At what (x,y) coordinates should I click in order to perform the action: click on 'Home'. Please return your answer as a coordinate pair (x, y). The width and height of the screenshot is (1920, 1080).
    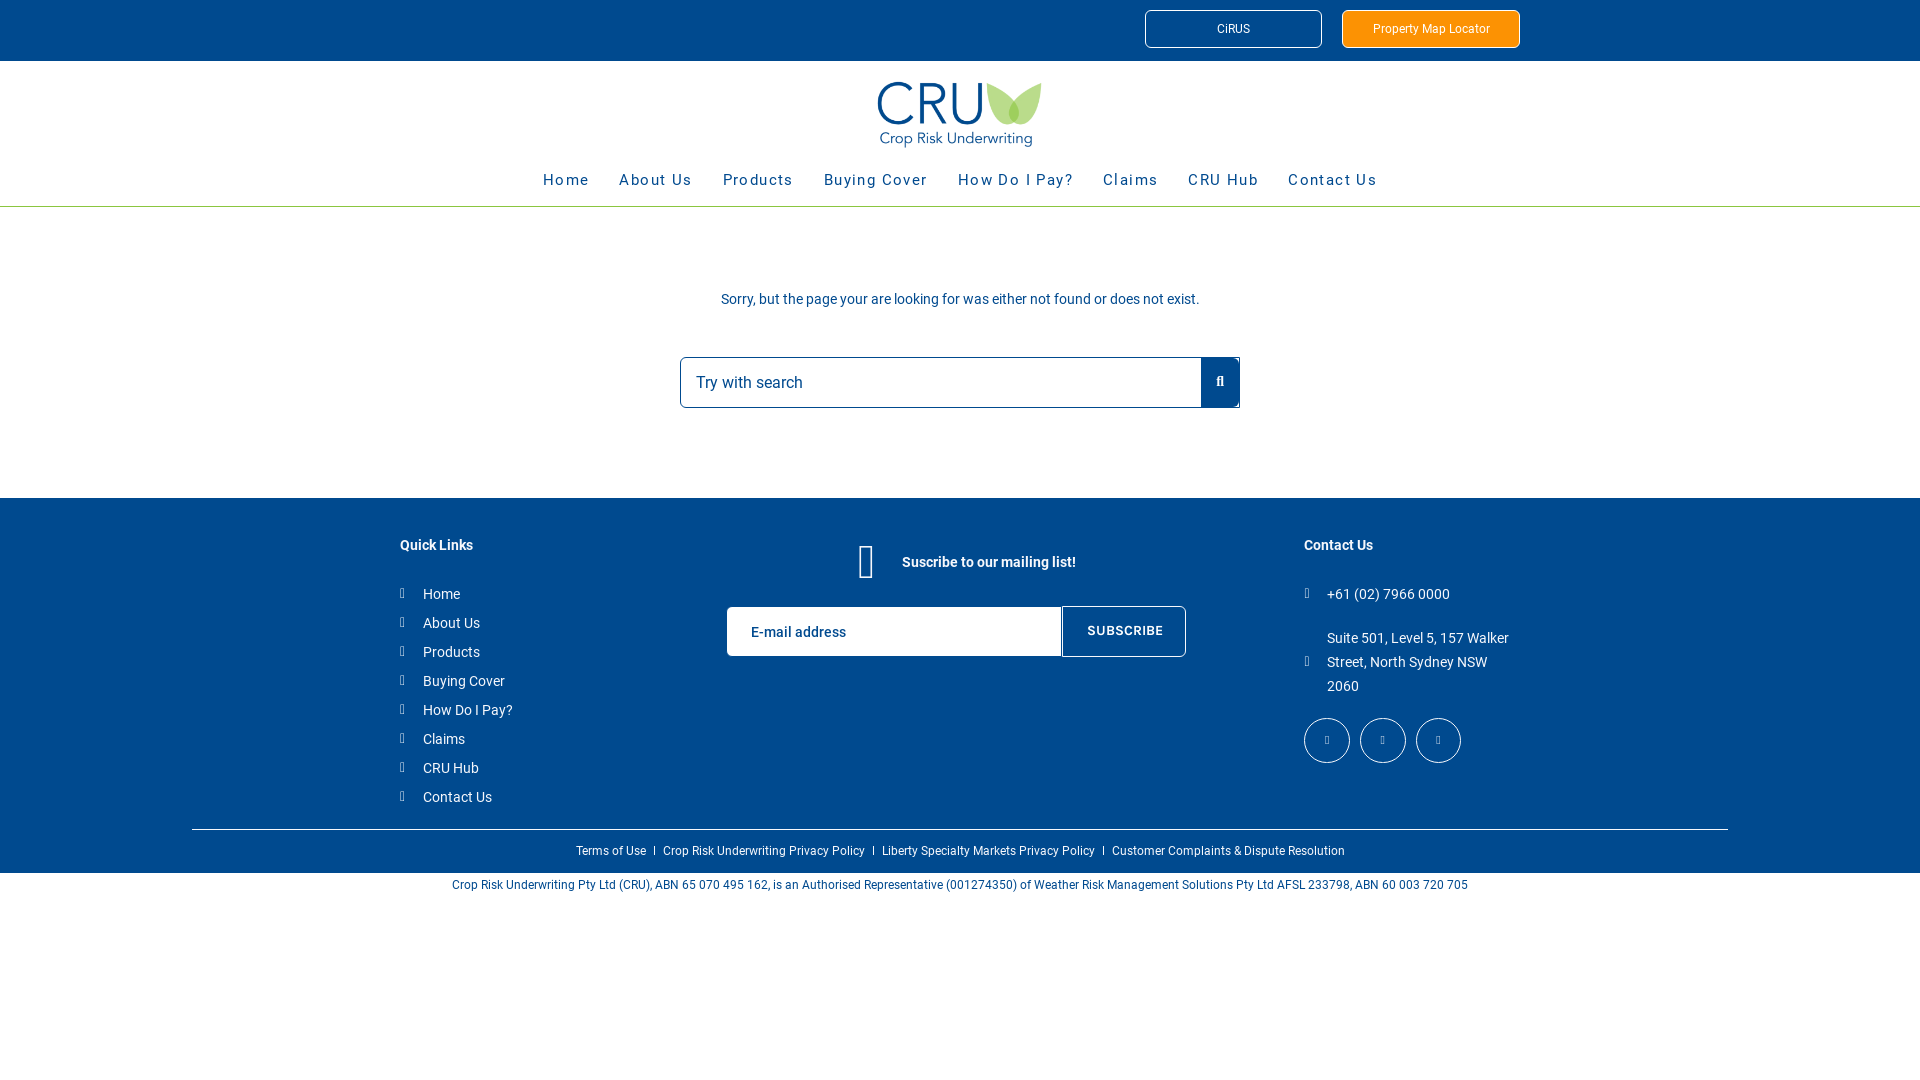
    Looking at the image, I should click on (565, 188).